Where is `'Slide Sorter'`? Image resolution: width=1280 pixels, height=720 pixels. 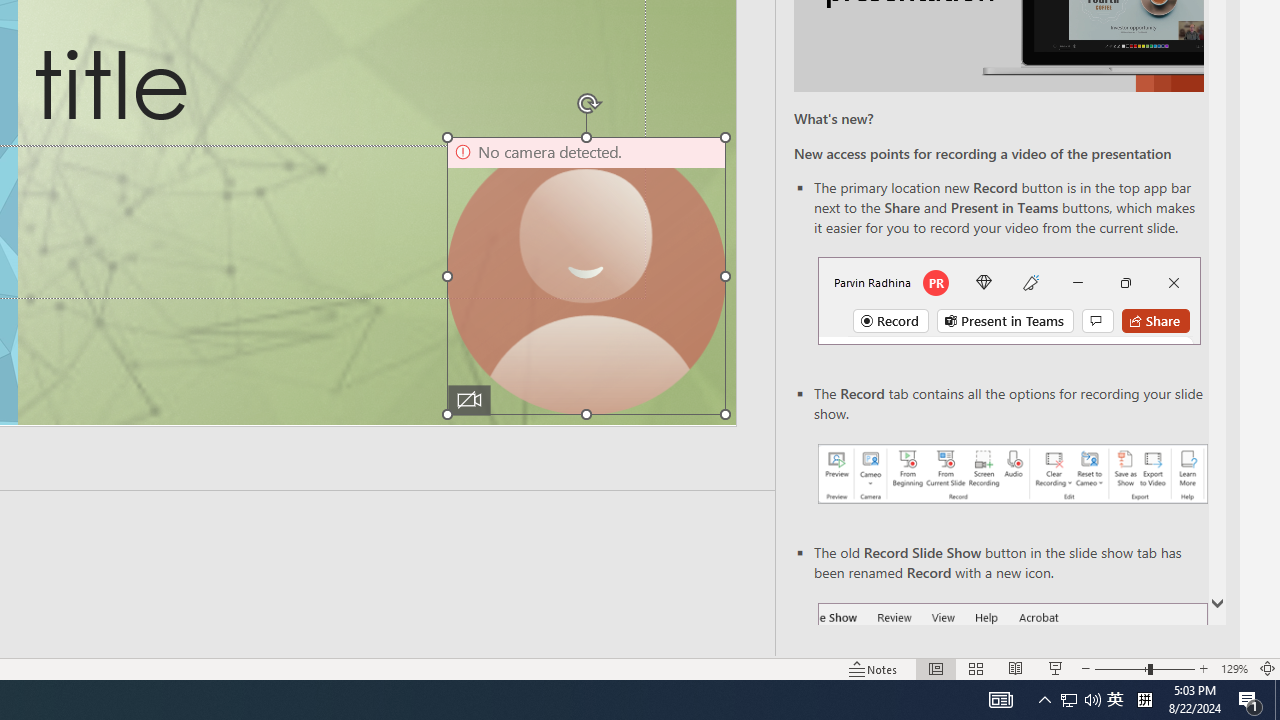 'Slide Sorter' is located at coordinates (976, 669).